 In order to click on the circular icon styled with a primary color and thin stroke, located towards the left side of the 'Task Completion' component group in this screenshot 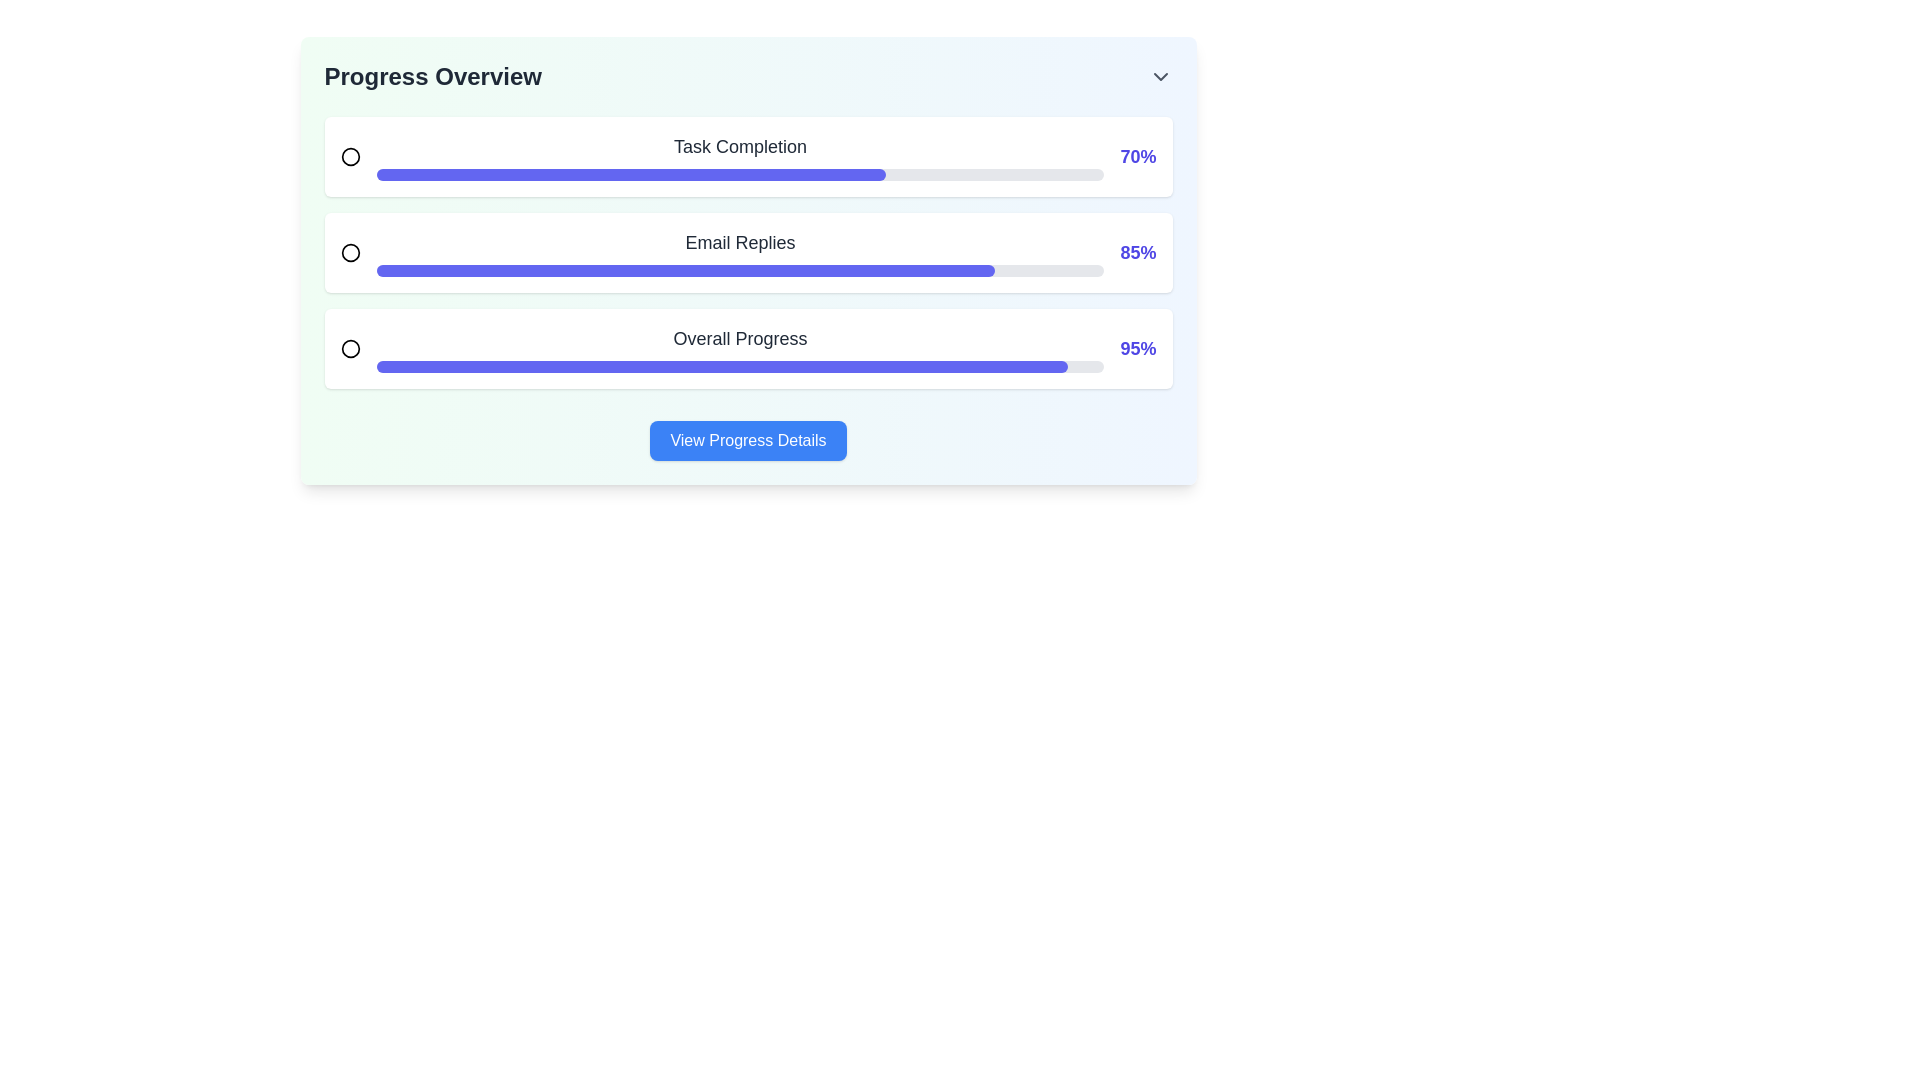, I will do `click(350, 156)`.